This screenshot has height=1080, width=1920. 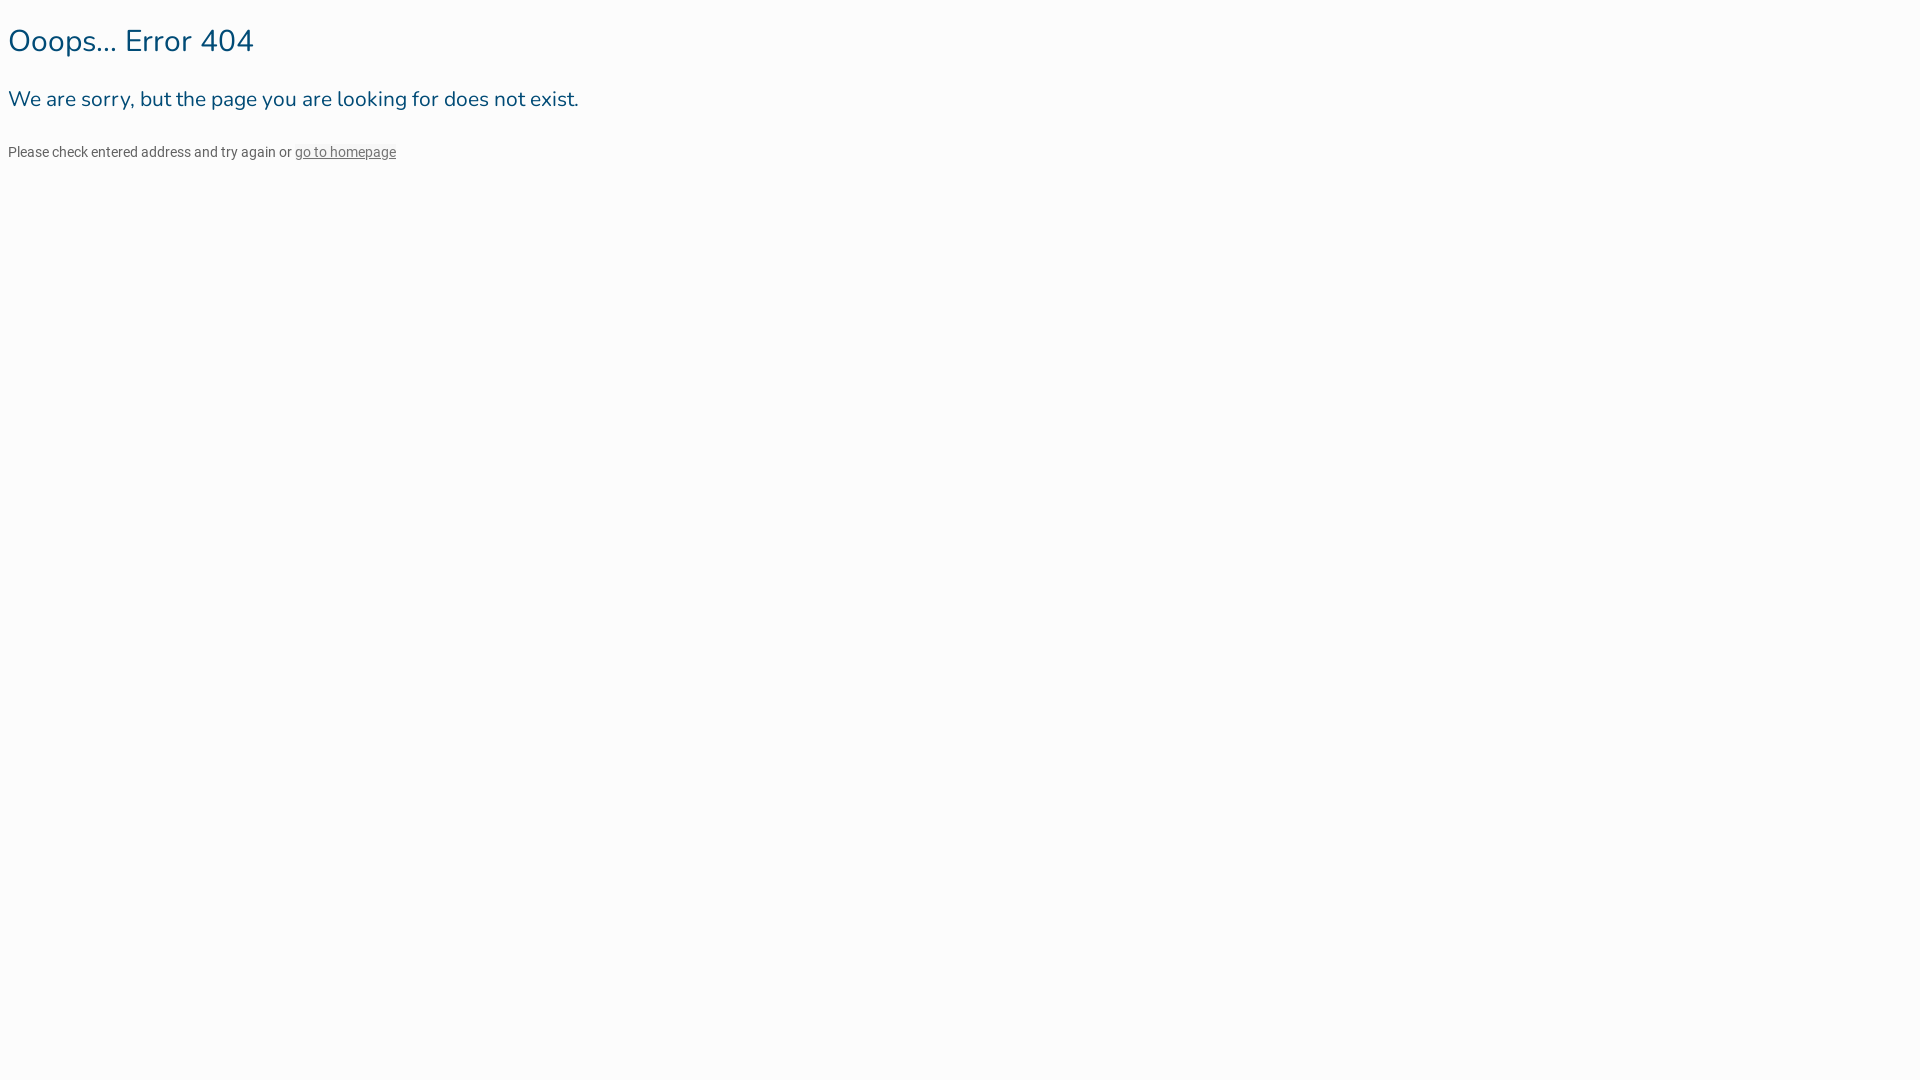 I want to click on 'go to homepage', so click(x=345, y=150).